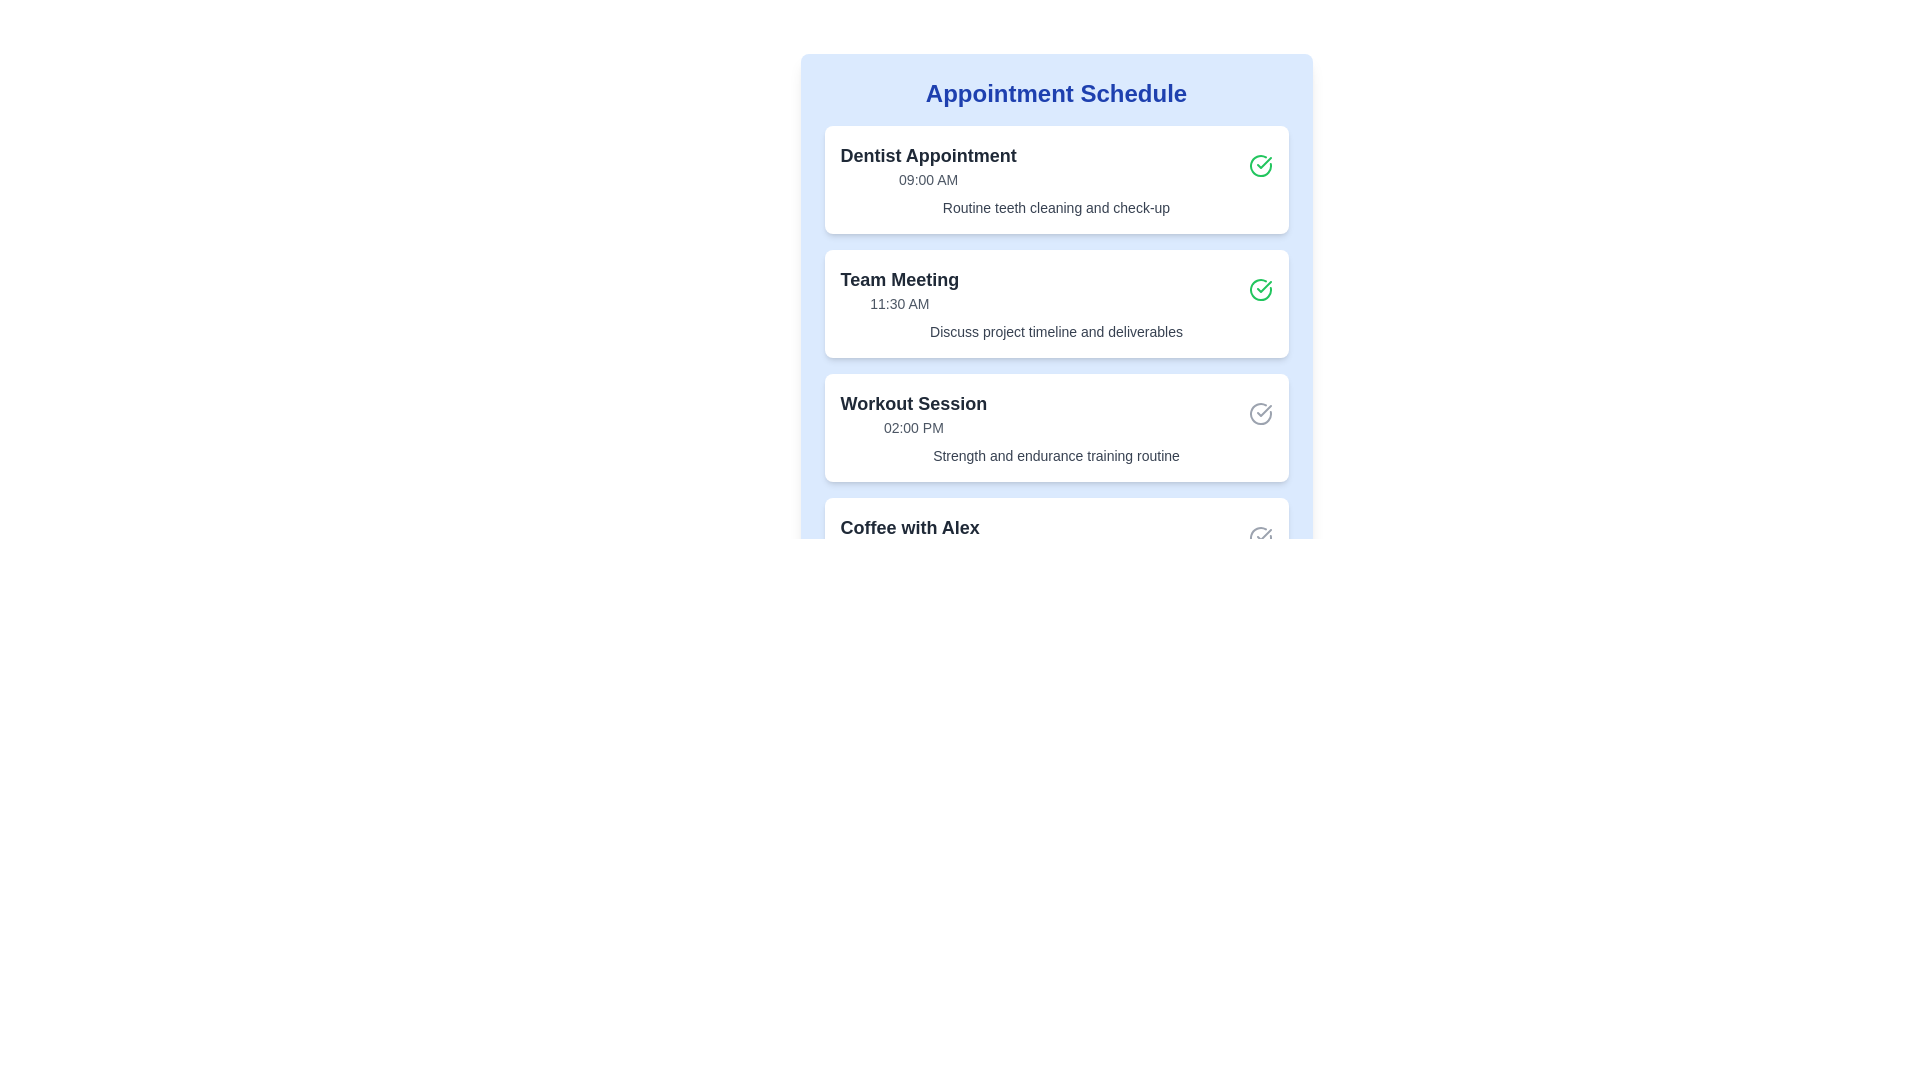 This screenshot has height=1080, width=1920. What do you see at coordinates (1055, 164) in the screenshot?
I see `information displayed in the informational block for 'Dentist Appointment' scheduled at 09:00 AM, located at the top of the 'Appointment Schedule' list` at bounding box center [1055, 164].